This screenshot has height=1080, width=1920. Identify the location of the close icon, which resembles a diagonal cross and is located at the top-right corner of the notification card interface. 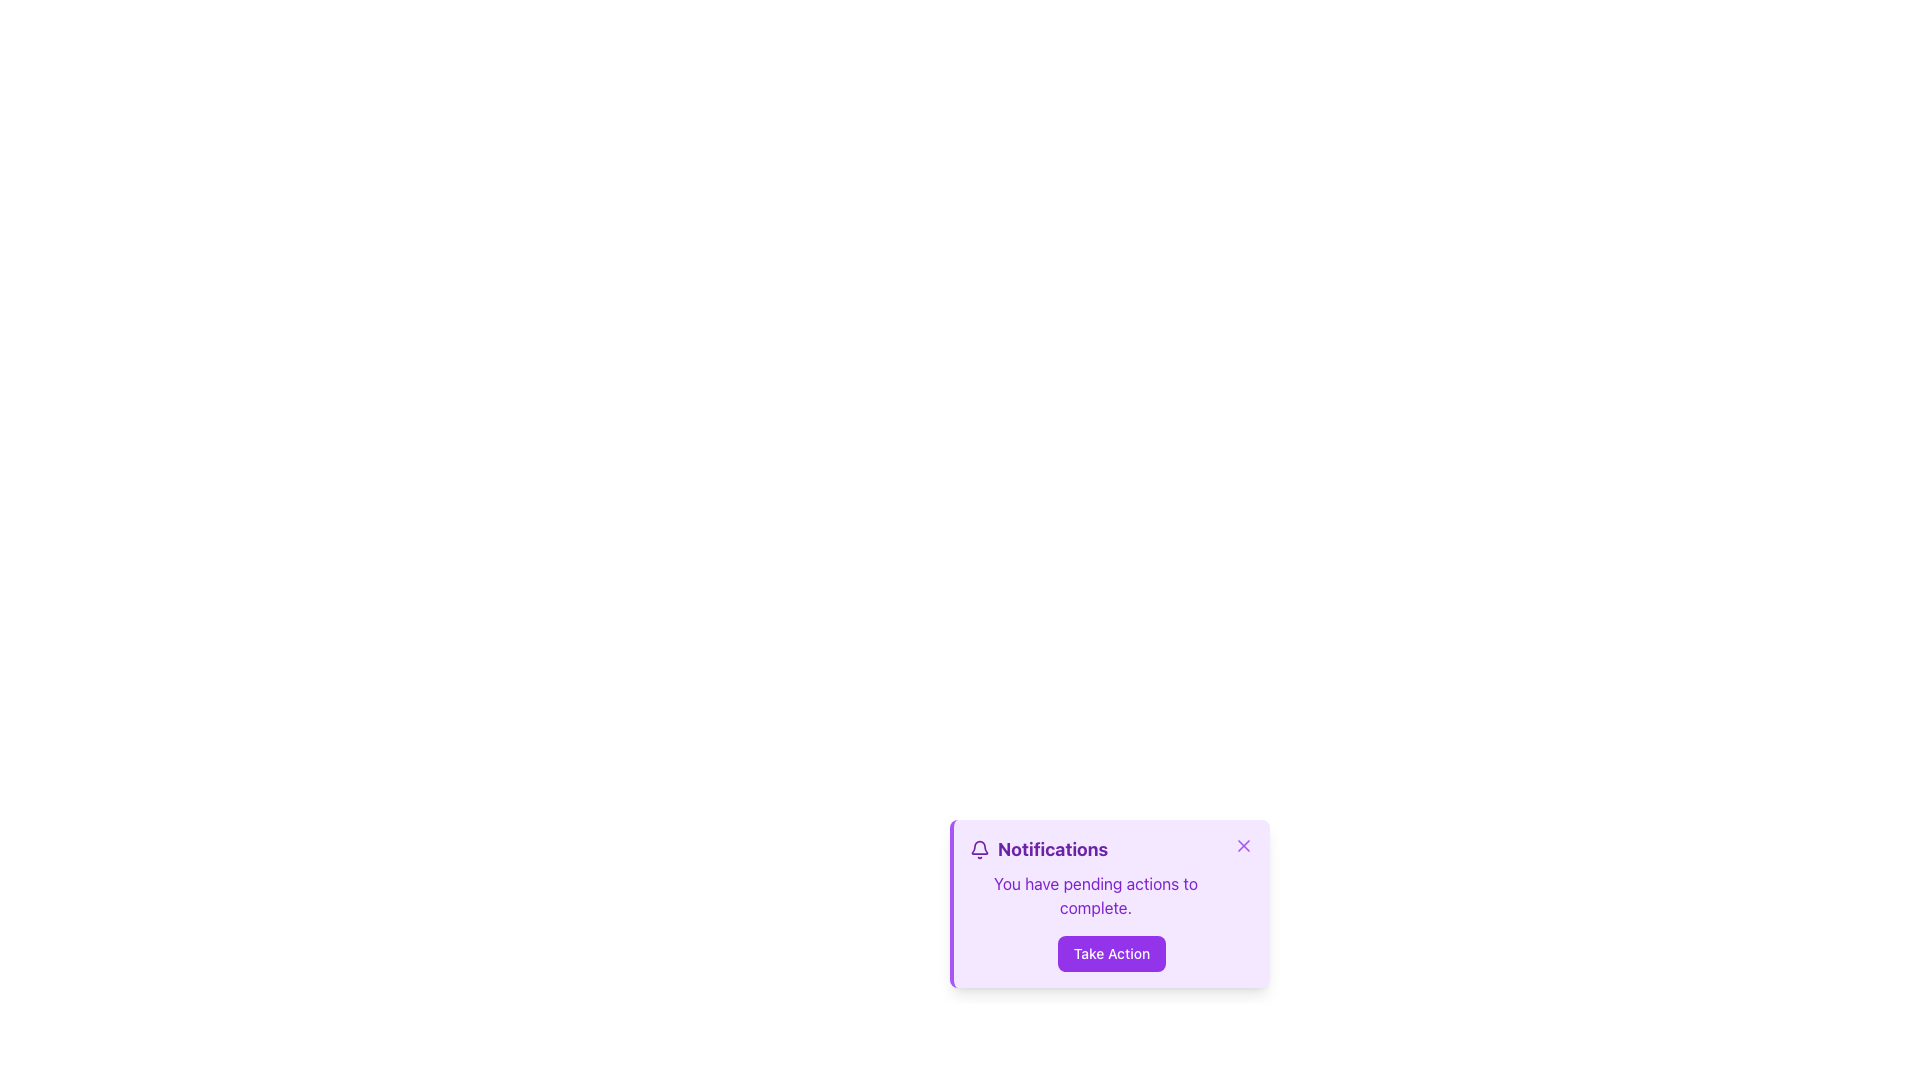
(1242, 845).